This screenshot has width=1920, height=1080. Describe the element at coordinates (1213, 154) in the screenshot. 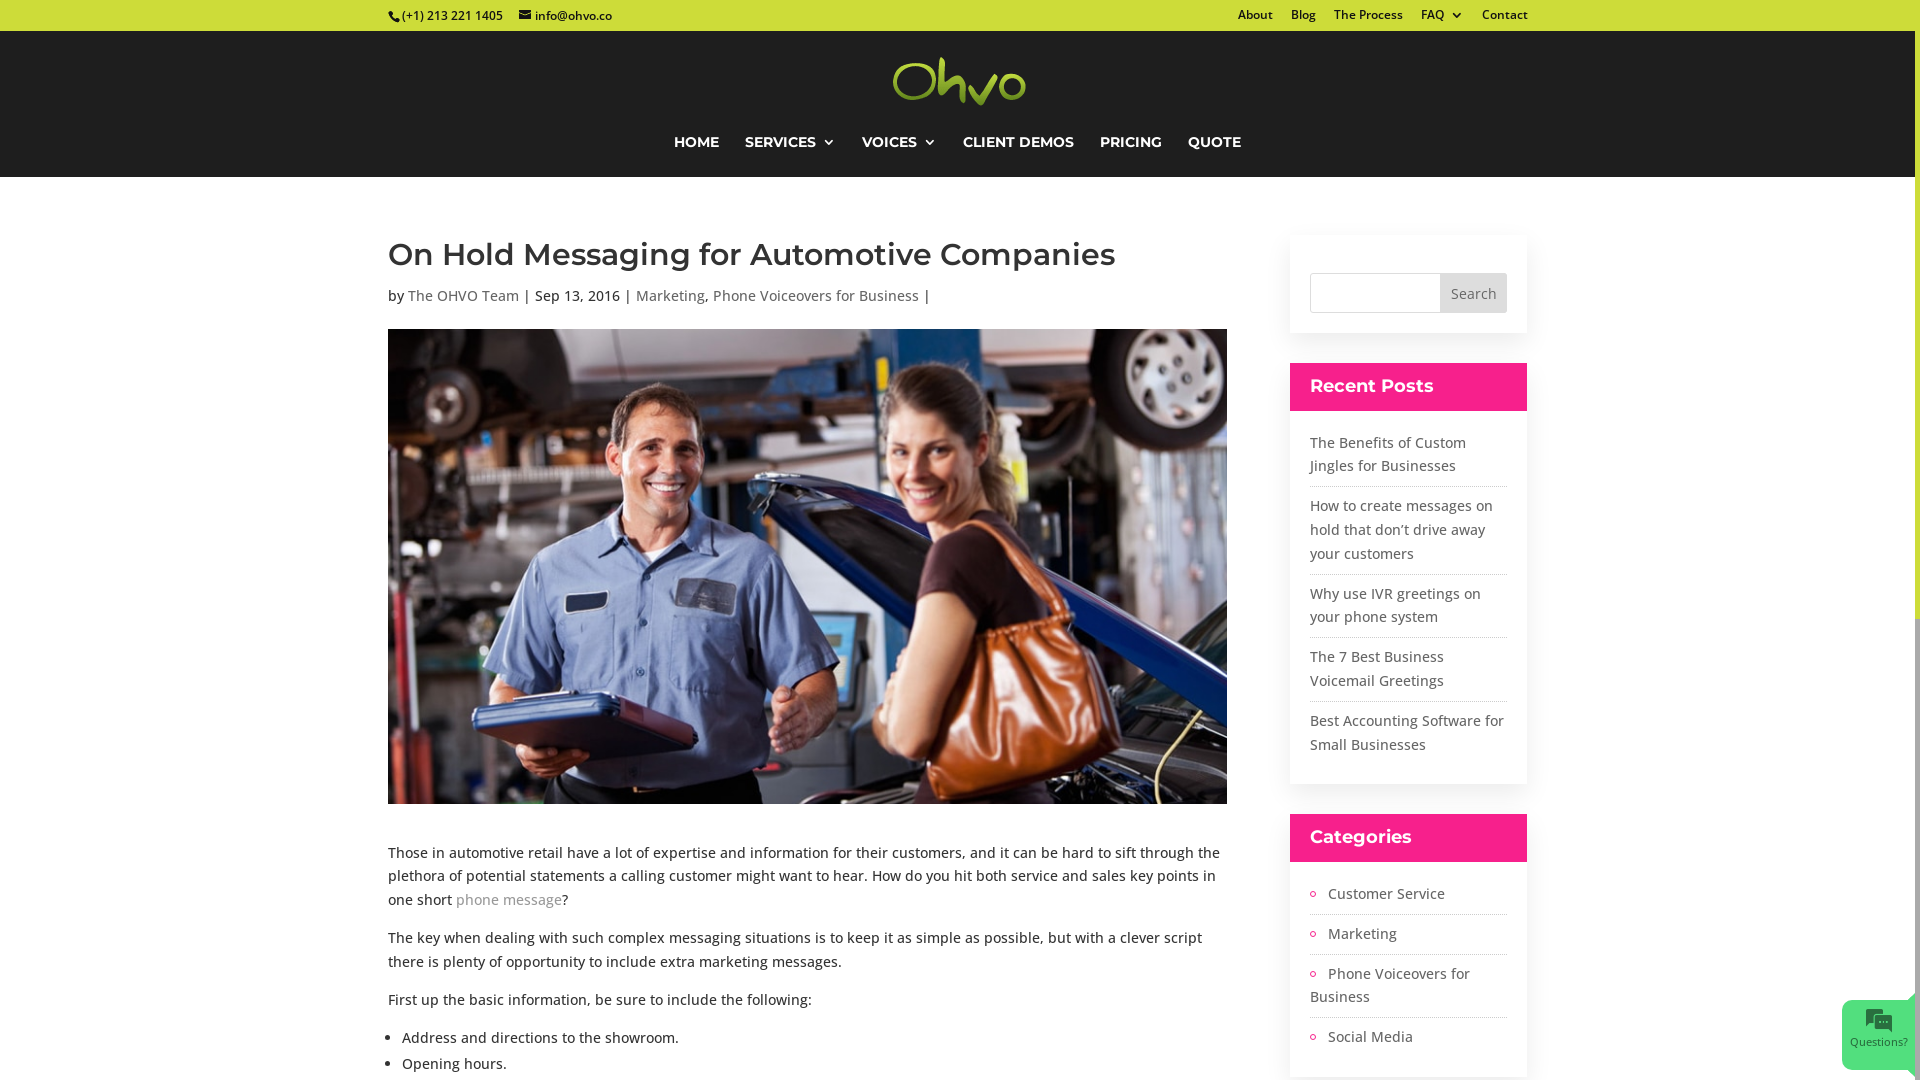

I see `'QUOTE'` at that location.